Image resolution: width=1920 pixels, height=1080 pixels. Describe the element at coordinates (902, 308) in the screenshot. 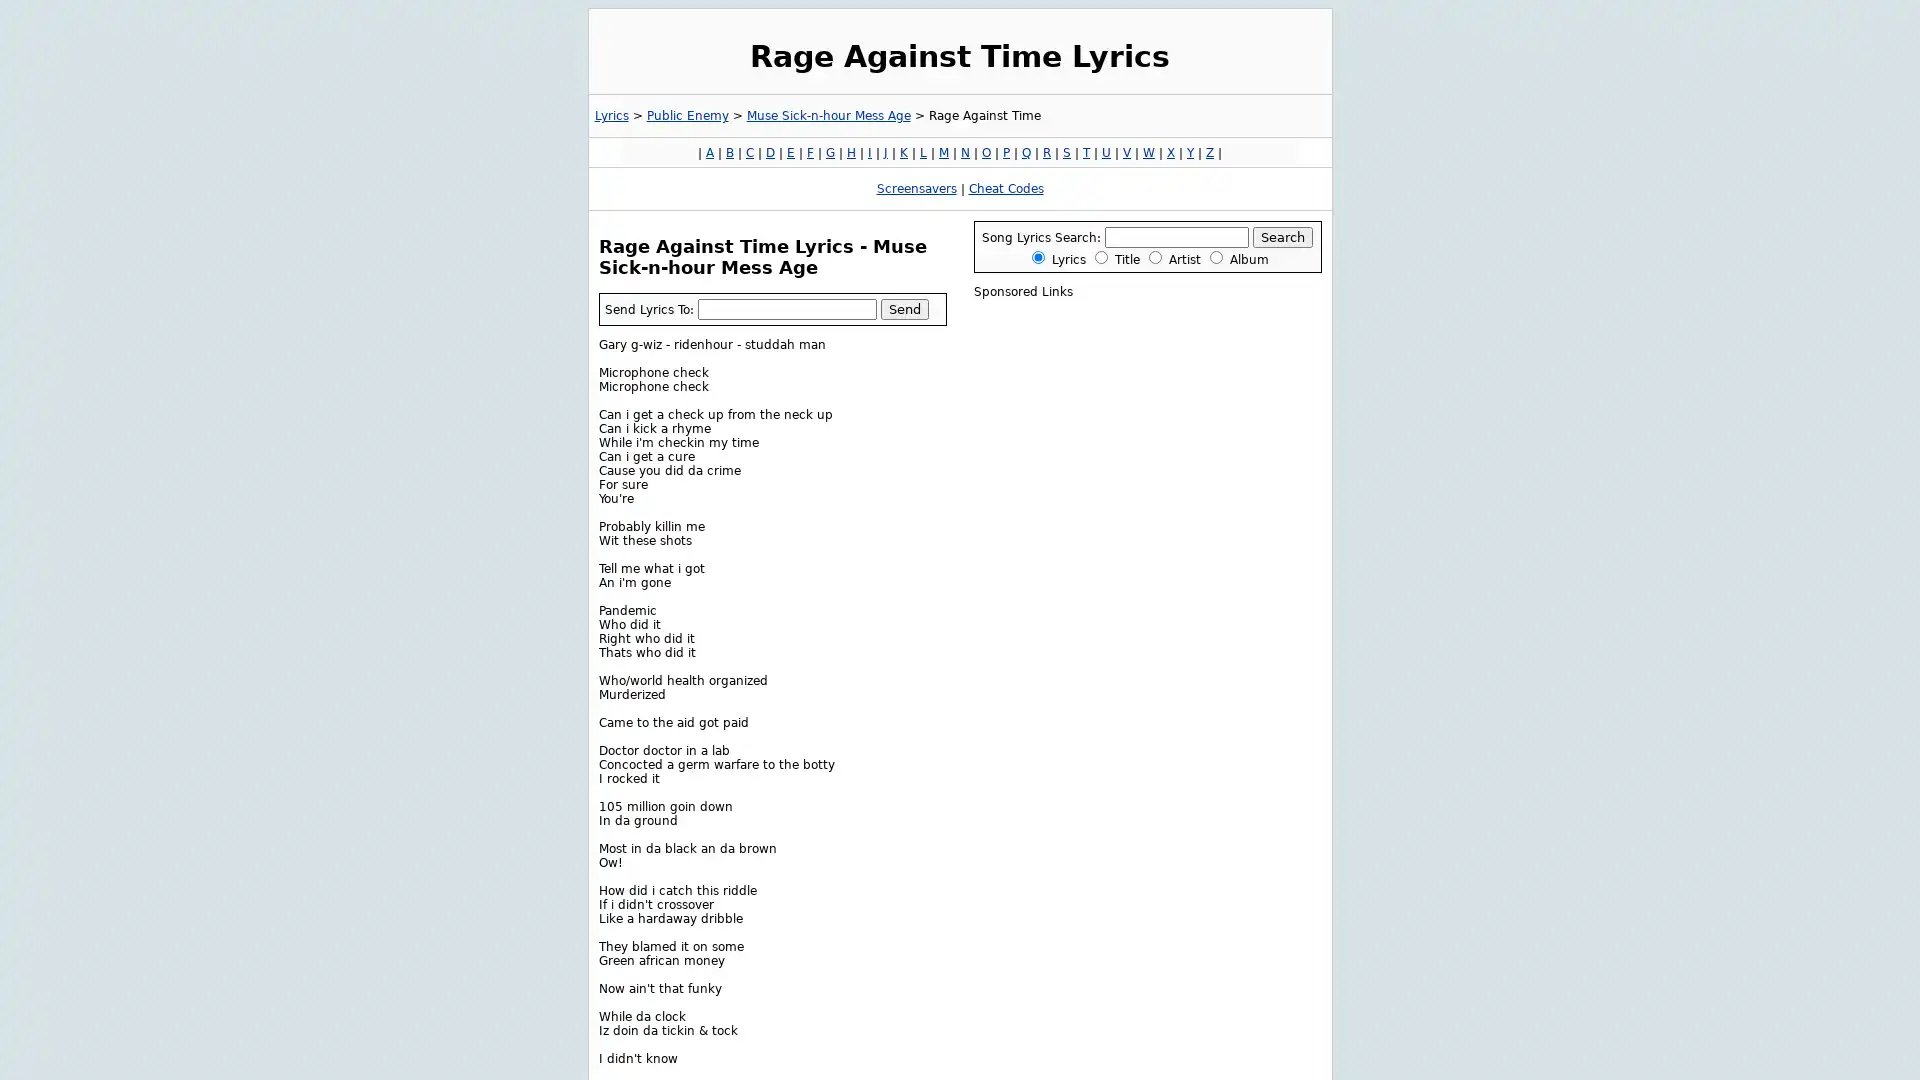

I see `Send` at that location.